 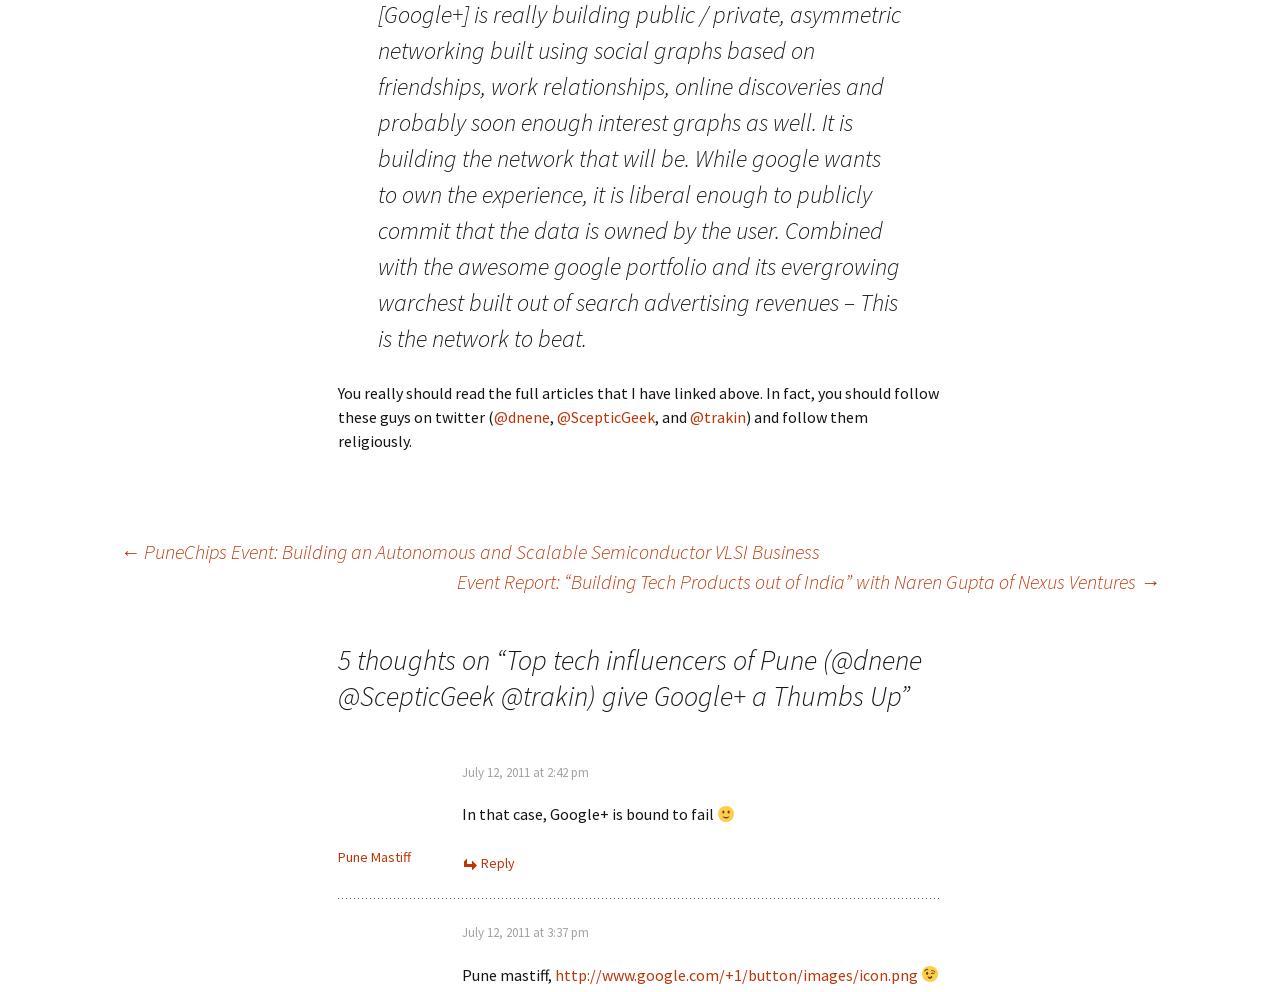 I want to click on 'Event Report: “Building Tech Products out of India” with Naren Gupta of Nexus Ventures', so click(x=797, y=579).